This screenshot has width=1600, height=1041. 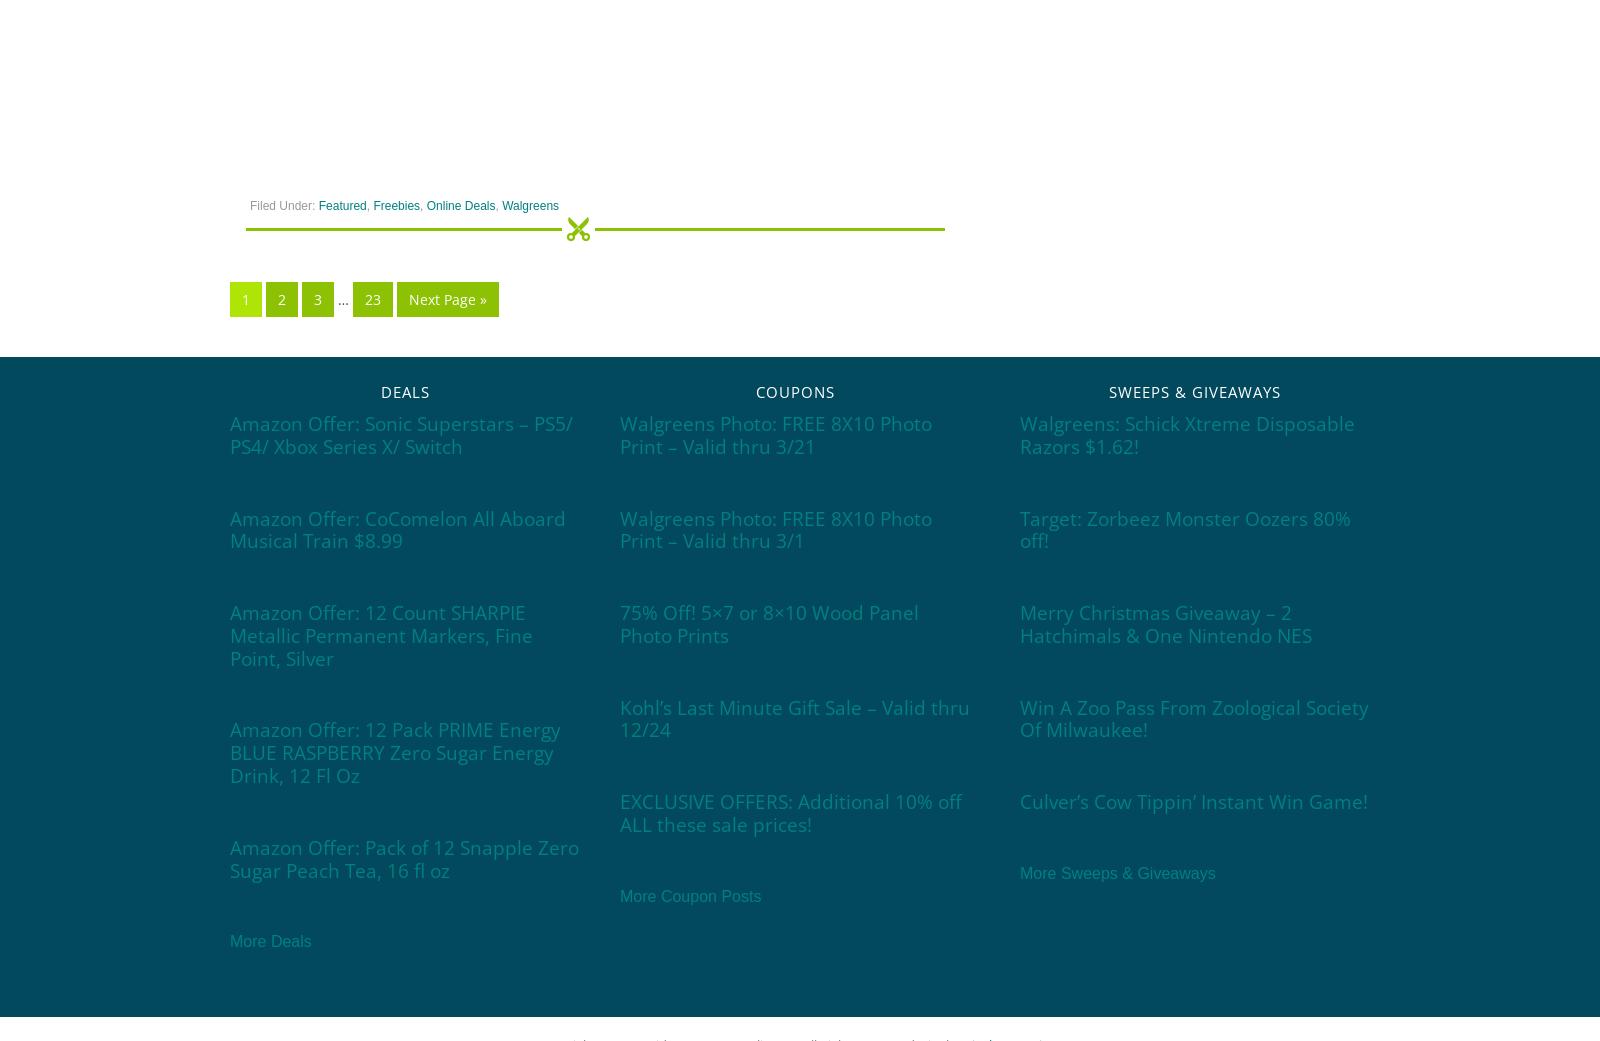 I want to click on 'Walgreens Photo: FREE 8X10 Photo Print – Valid thru 3/21', so click(x=776, y=433).